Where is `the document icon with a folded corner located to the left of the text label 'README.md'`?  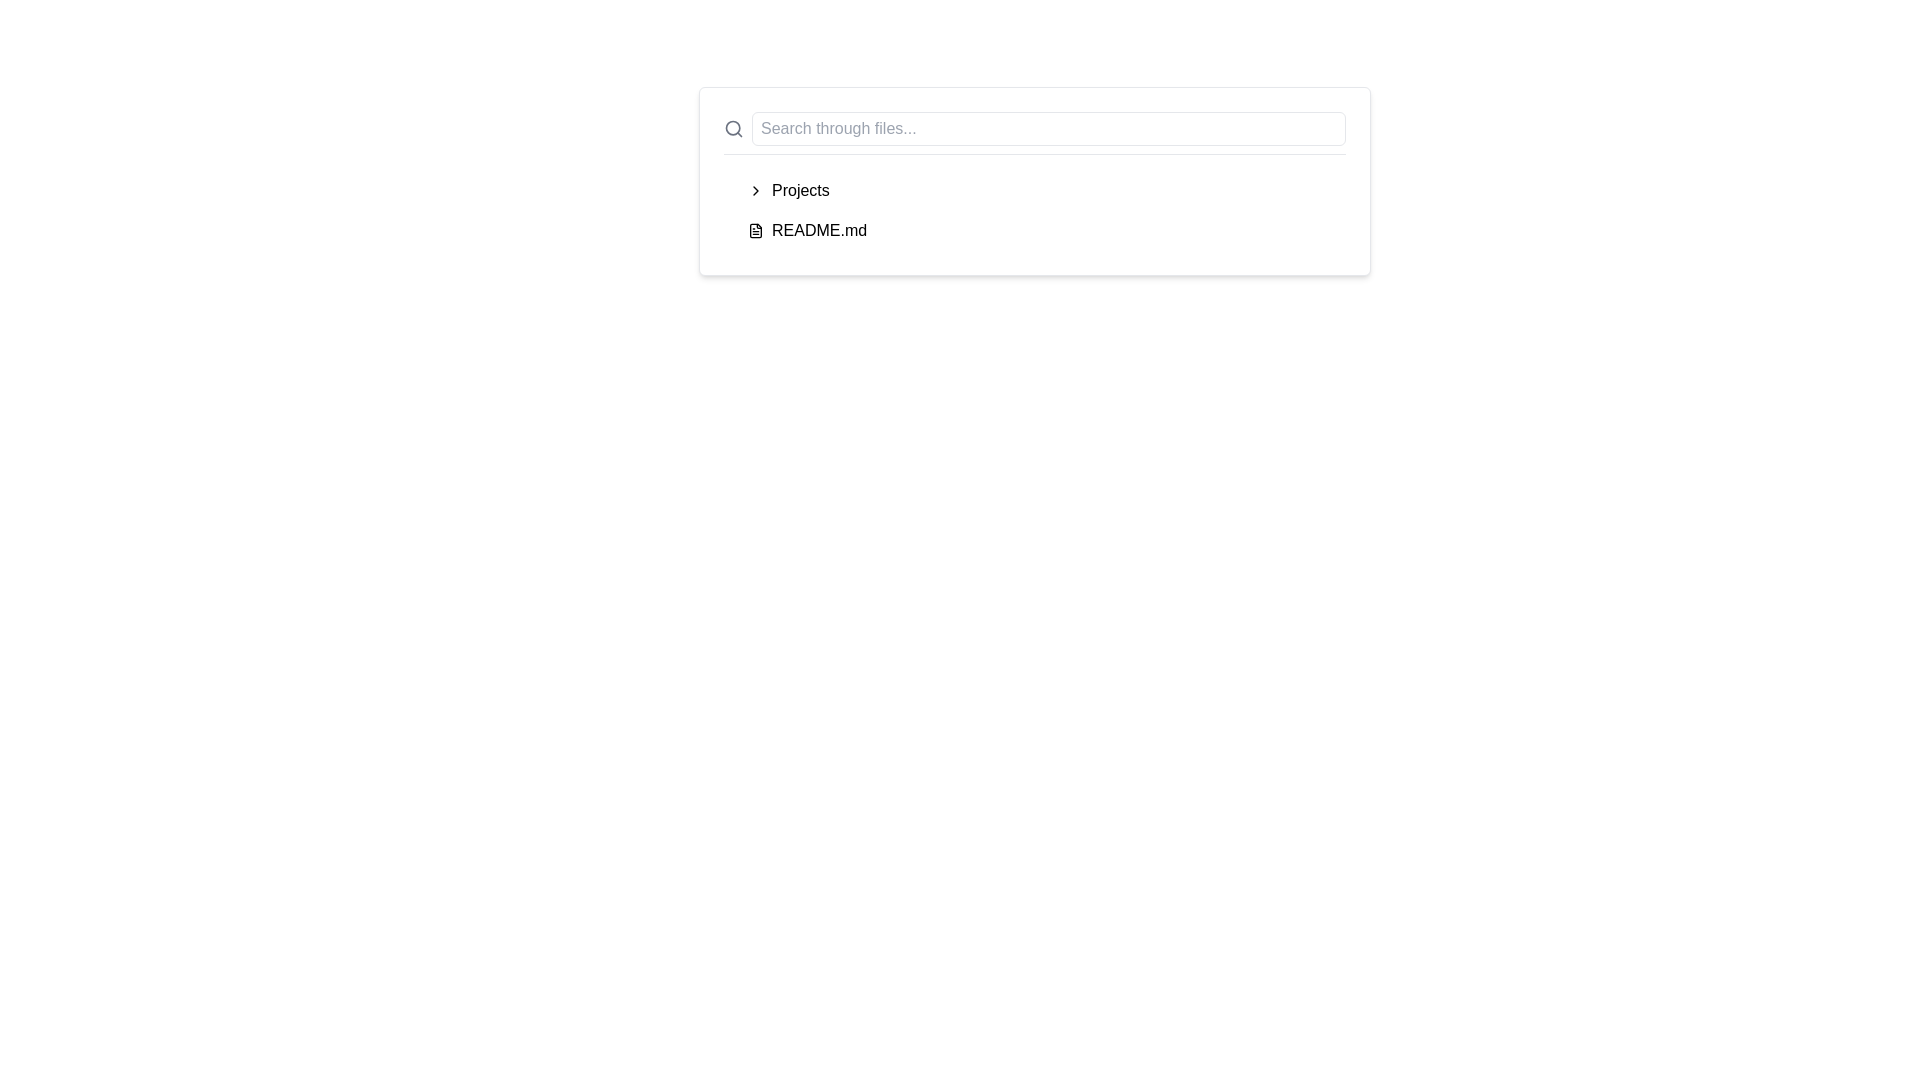
the document icon with a folded corner located to the left of the text label 'README.md' is located at coordinates (754, 230).